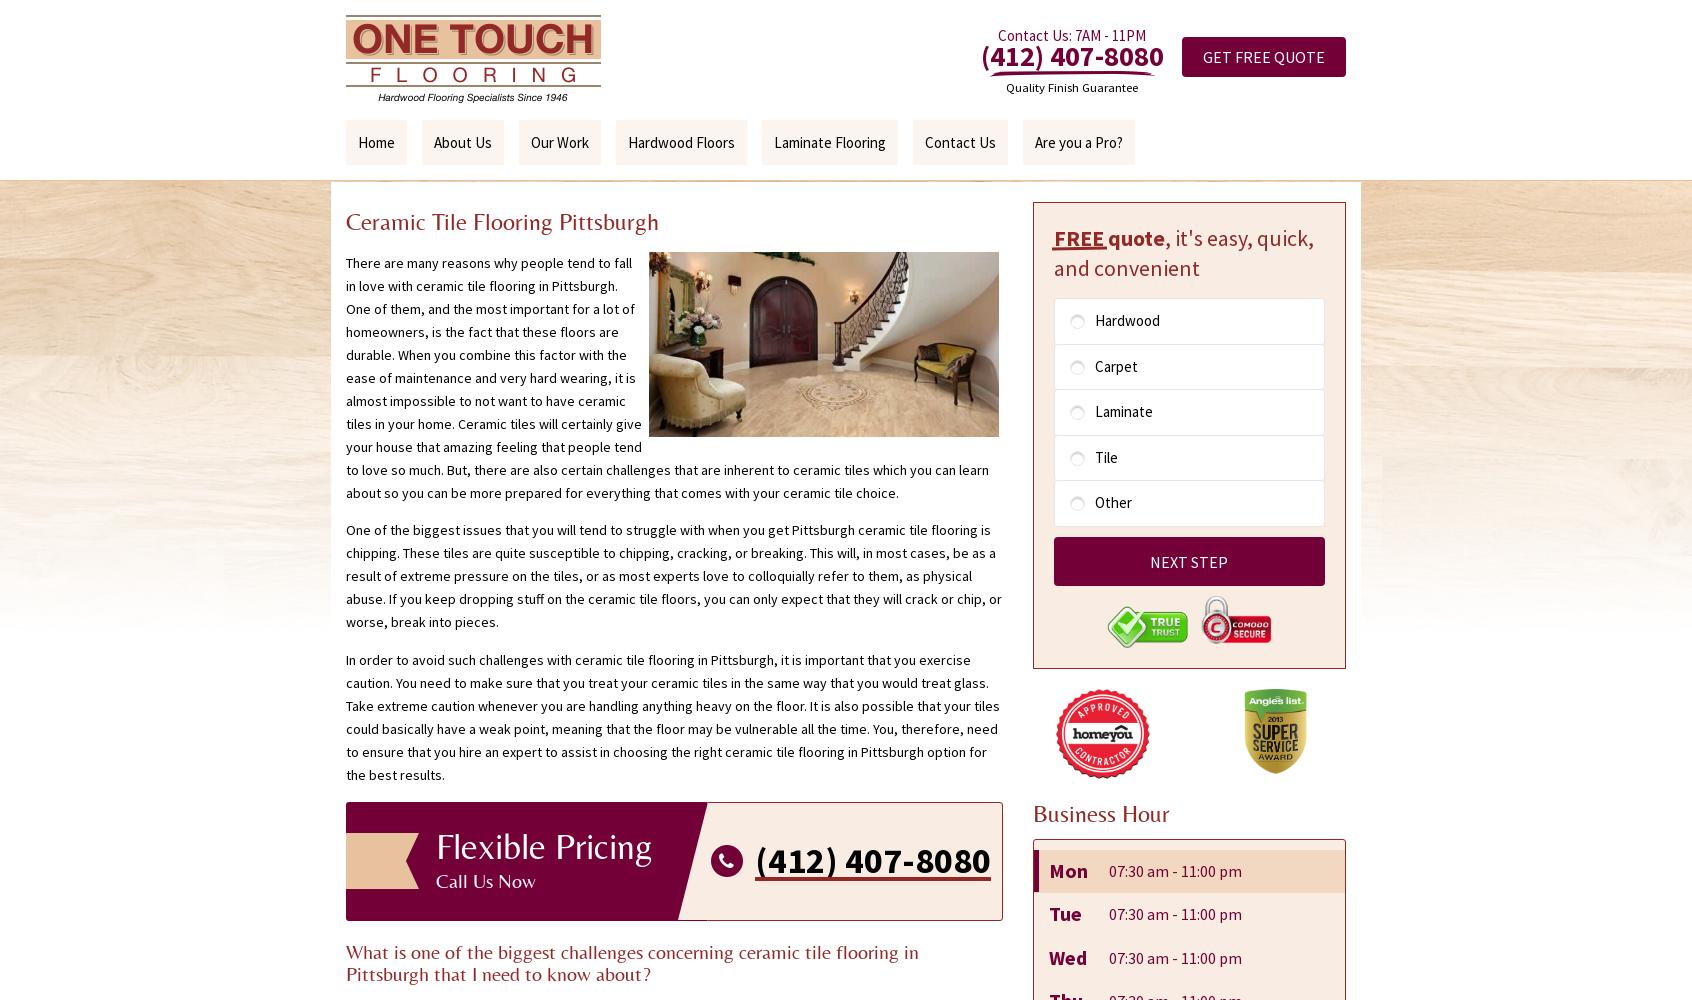 The width and height of the screenshot is (1692, 1000). I want to click on 'Carpet', so click(1094, 364).